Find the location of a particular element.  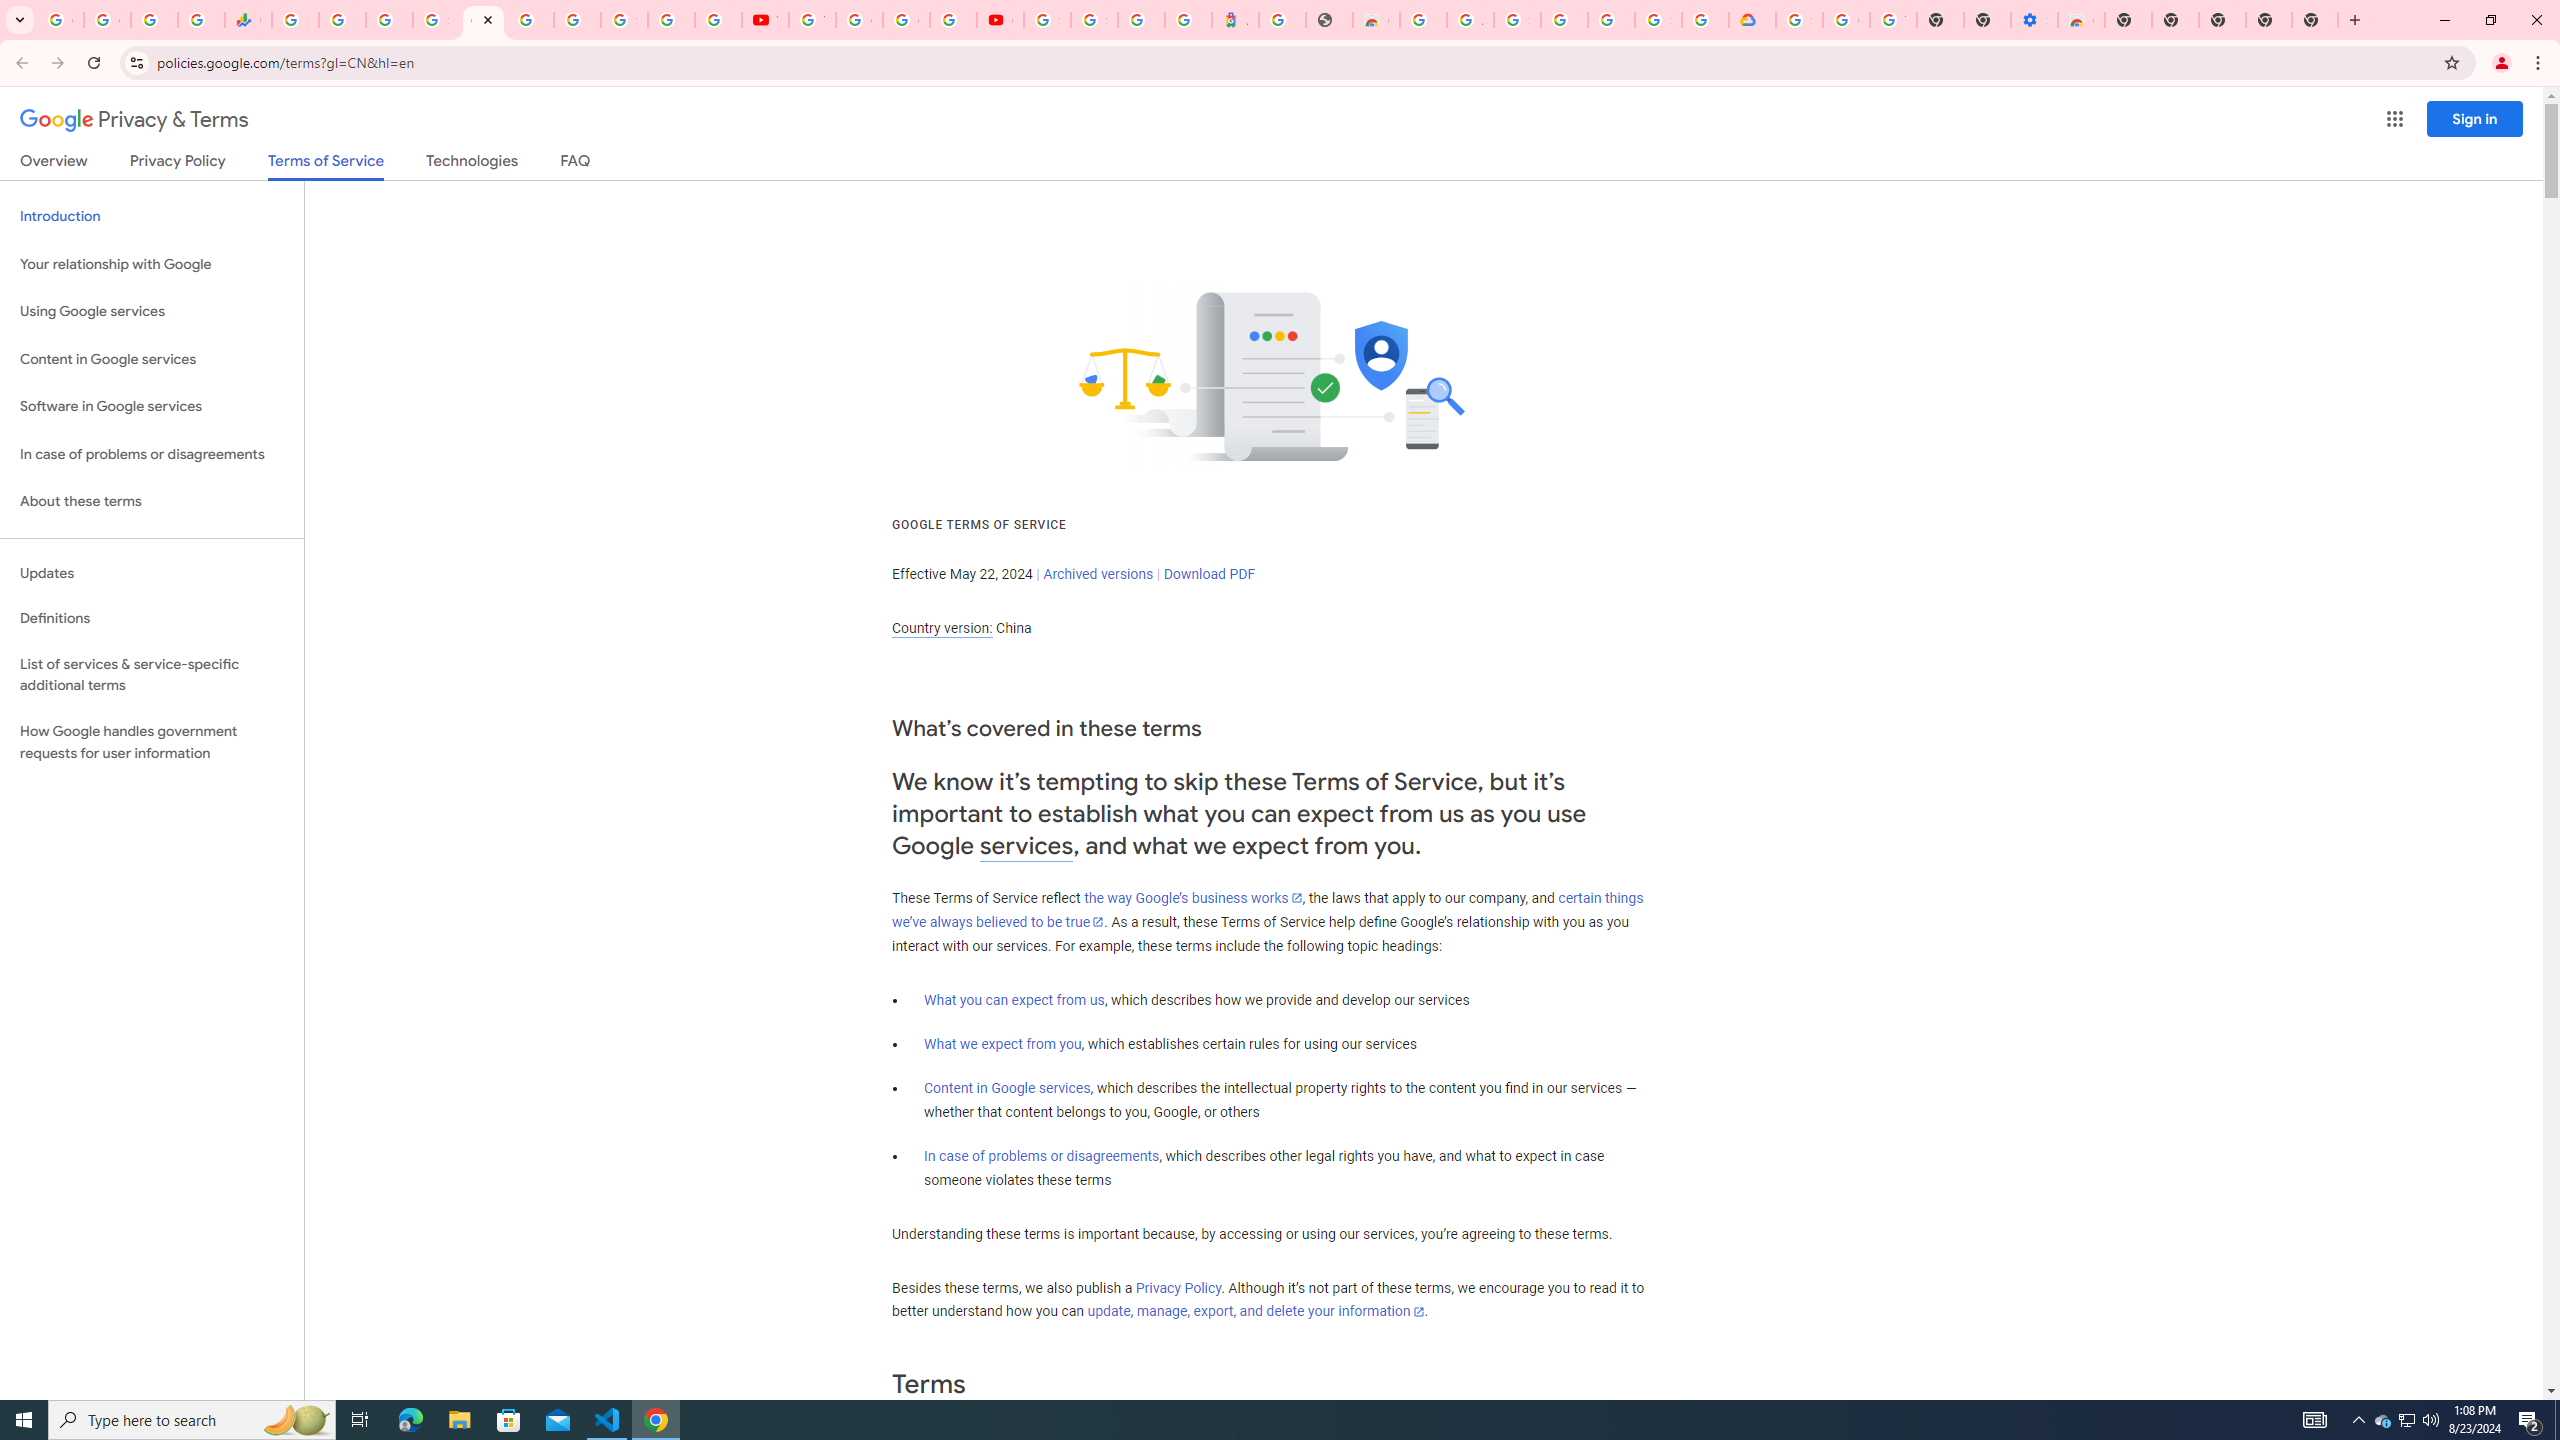

'Country version:' is located at coordinates (941, 628).